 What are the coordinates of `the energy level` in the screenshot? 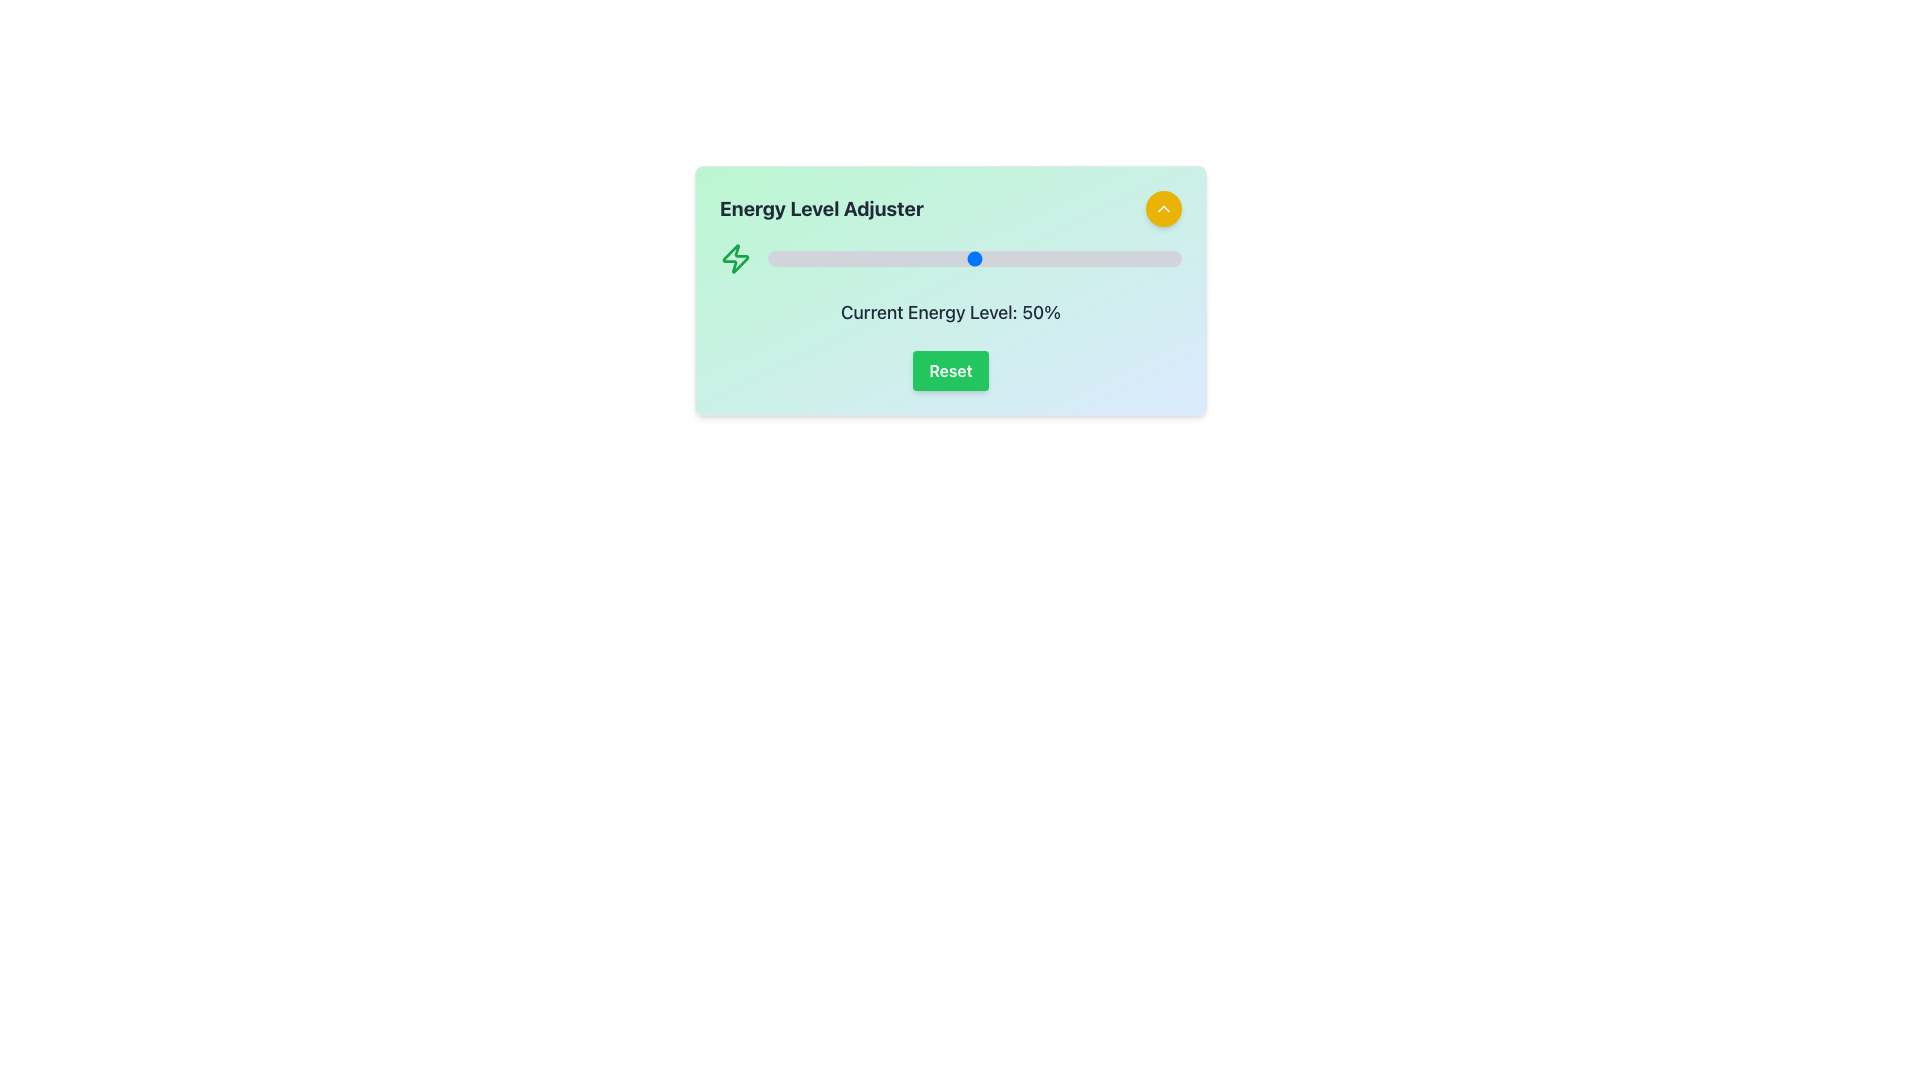 It's located at (882, 257).